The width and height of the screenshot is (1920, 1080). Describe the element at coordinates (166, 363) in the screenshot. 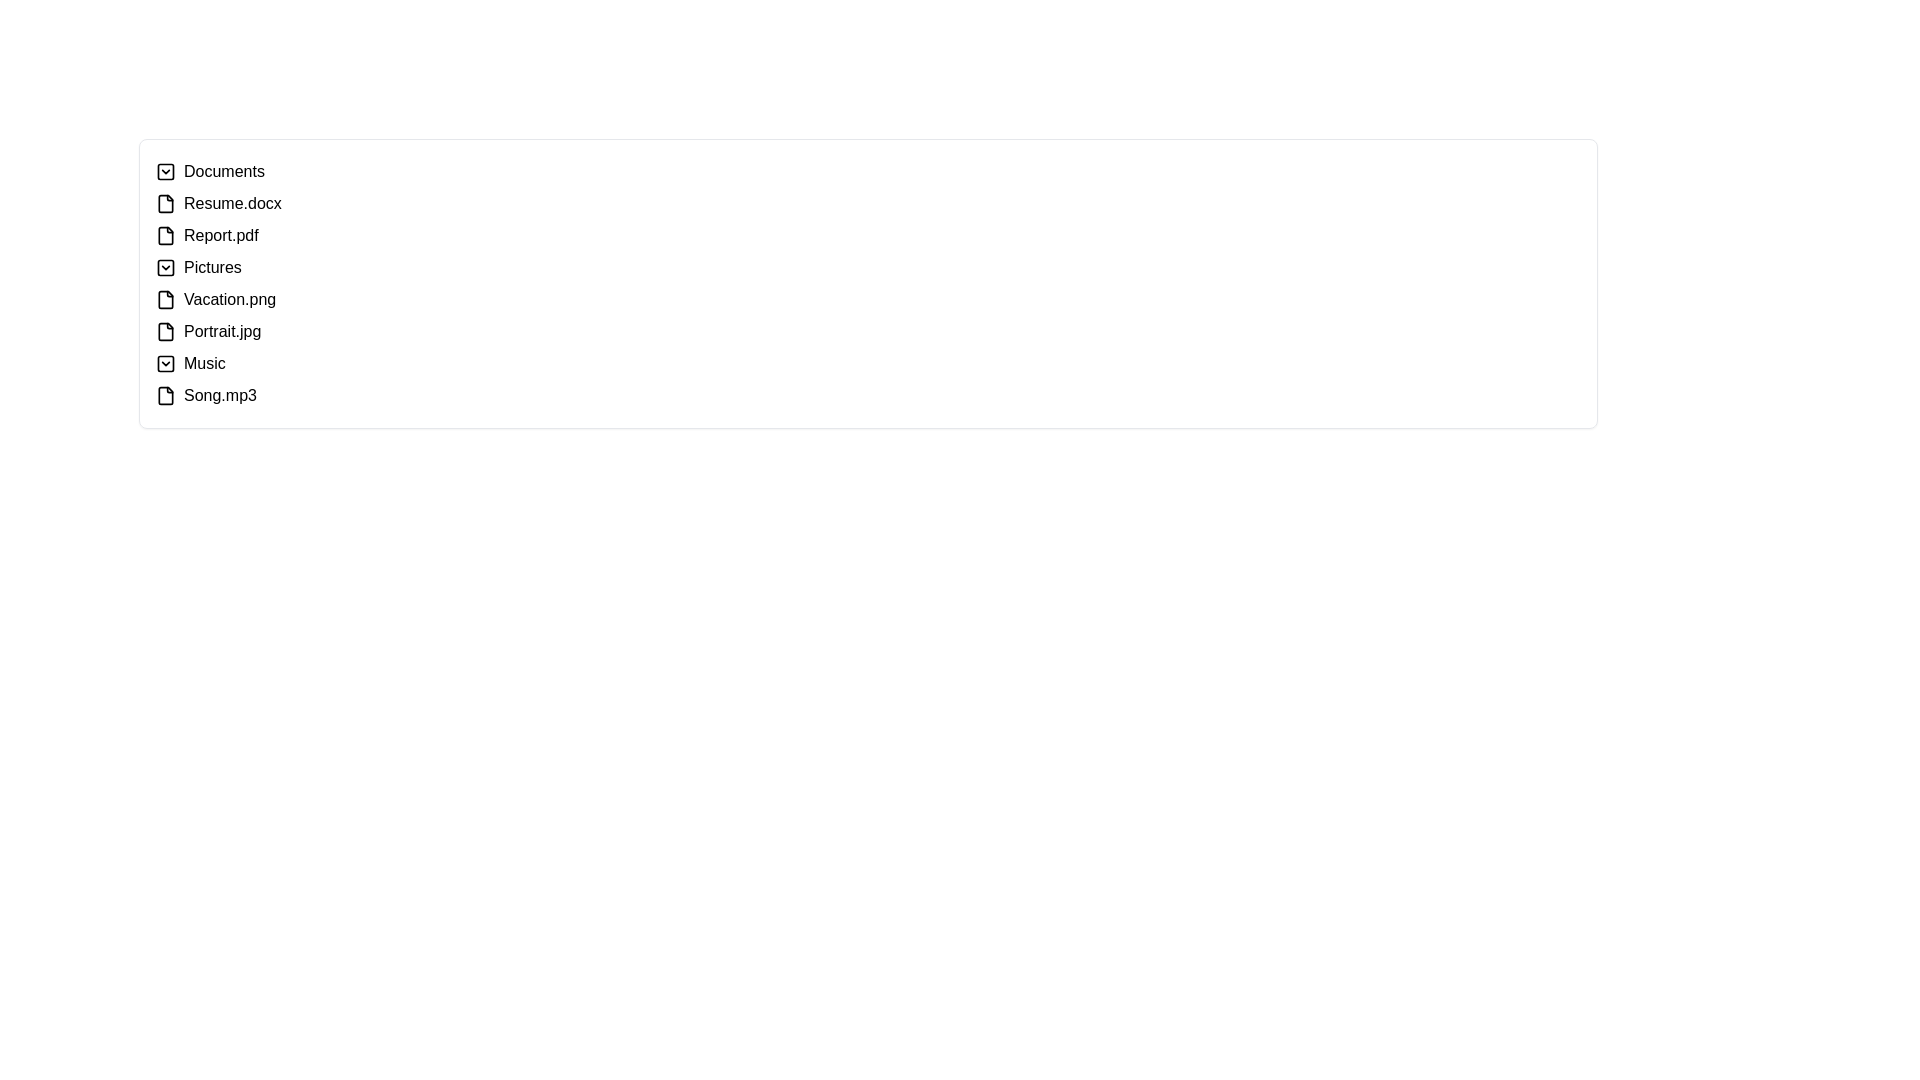

I see `the collapsible 'square-chevron-down' icon located near the 'Music' entry in the file list` at that location.